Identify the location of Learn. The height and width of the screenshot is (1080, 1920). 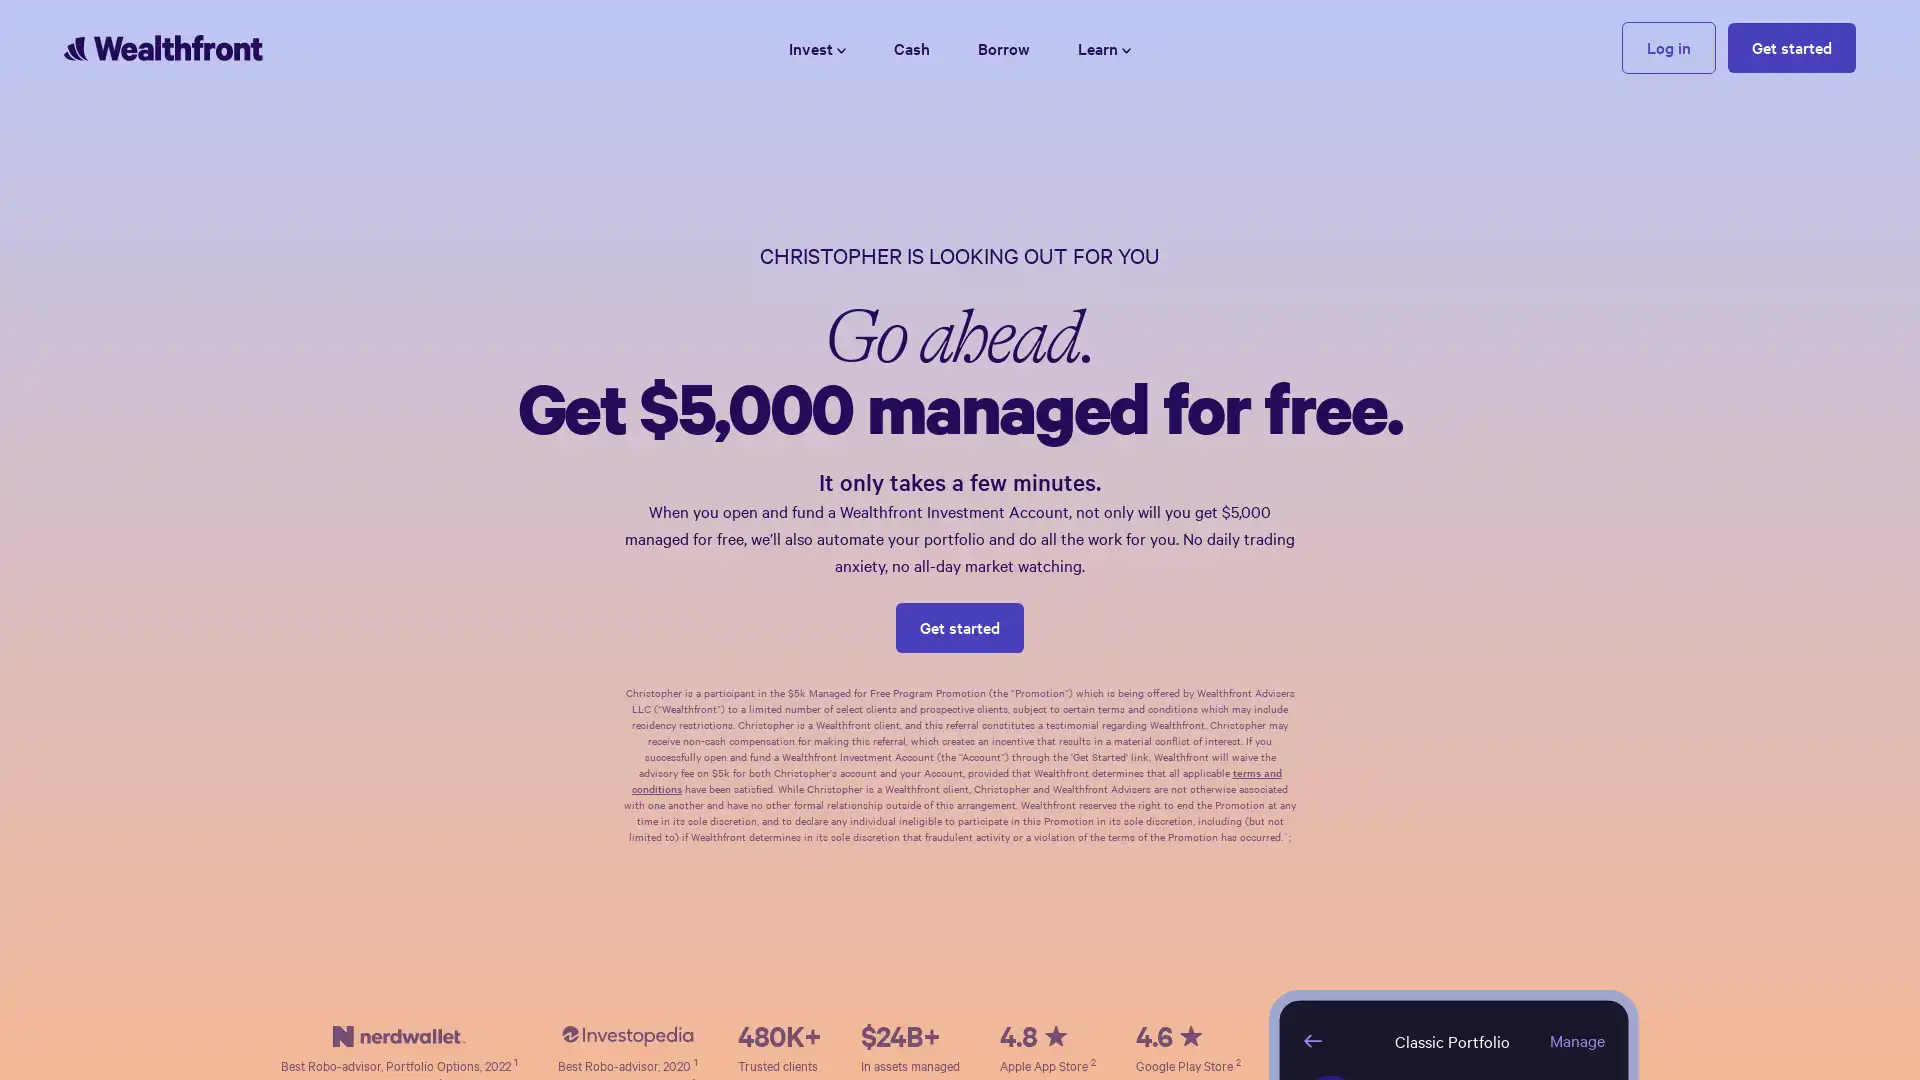
(1103, 46).